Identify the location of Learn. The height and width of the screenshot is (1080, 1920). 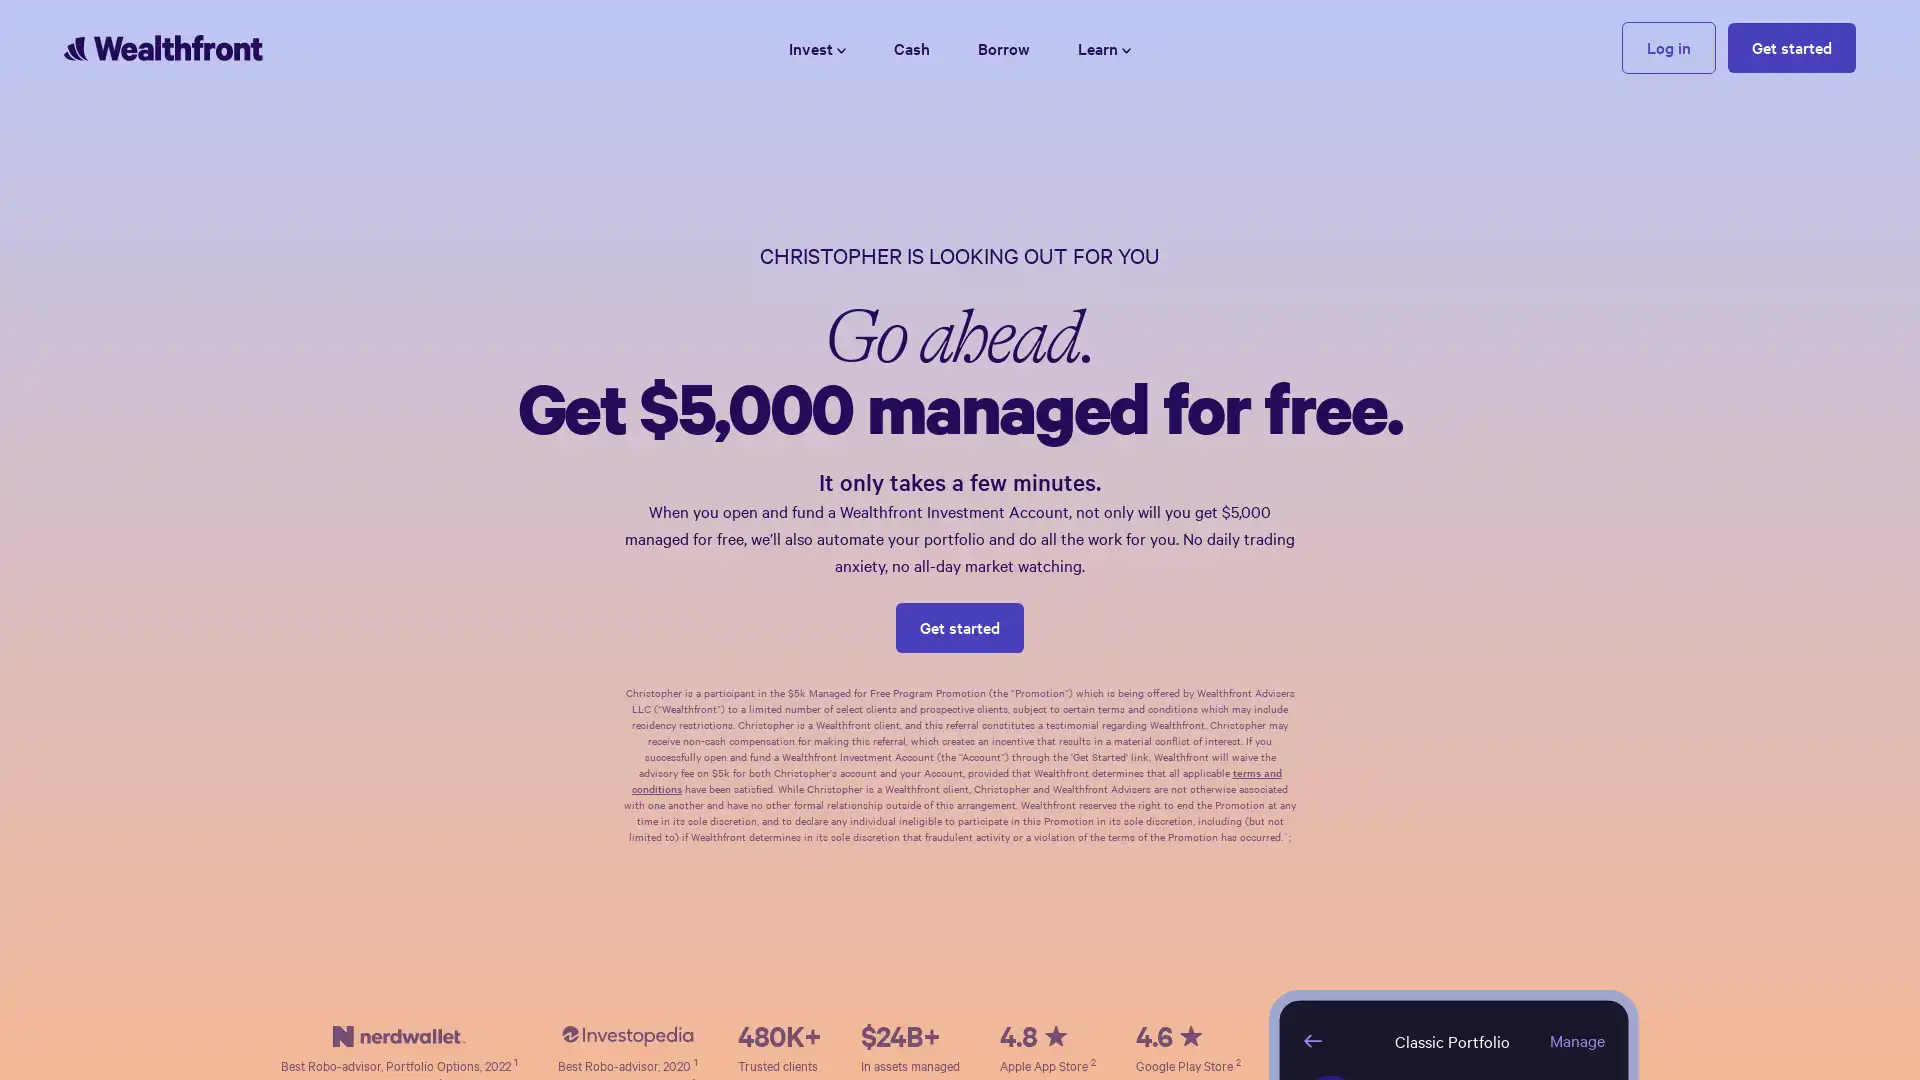
(1103, 46).